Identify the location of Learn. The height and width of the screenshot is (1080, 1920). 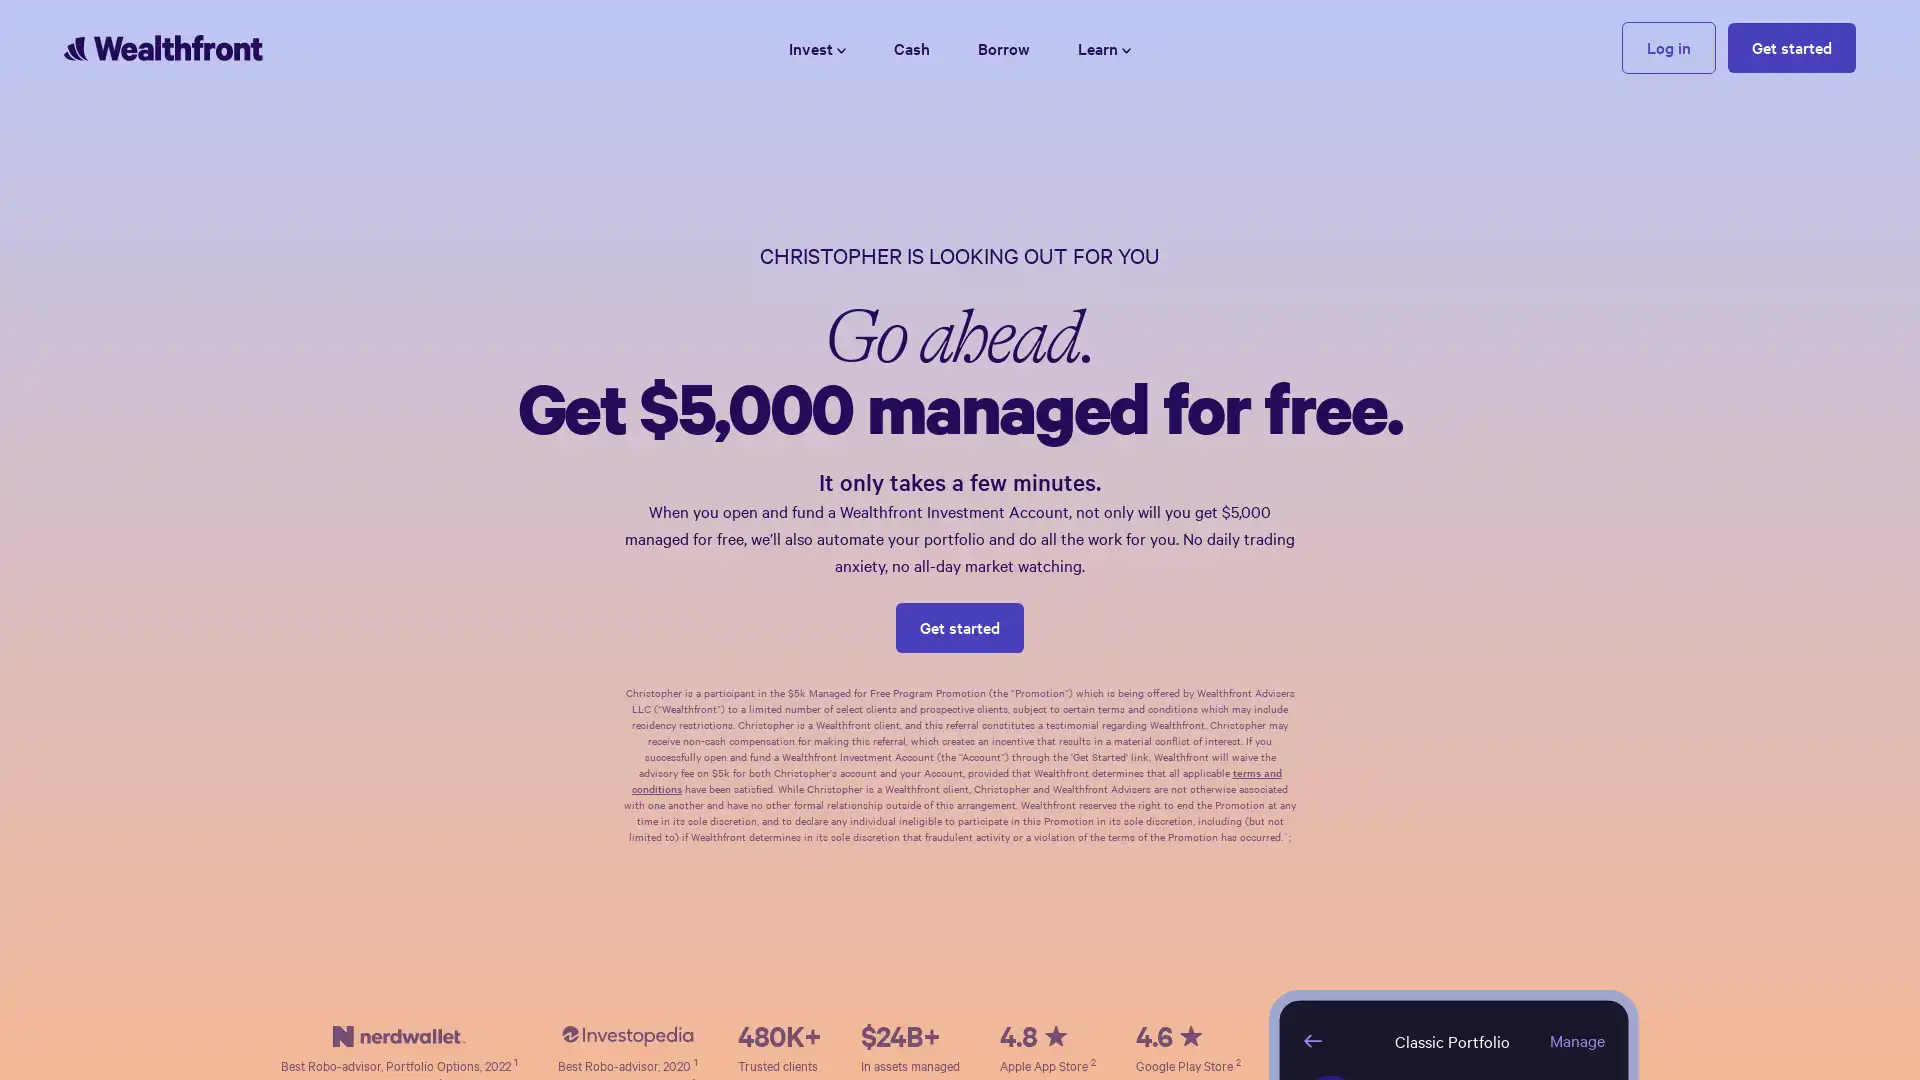
(1103, 46).